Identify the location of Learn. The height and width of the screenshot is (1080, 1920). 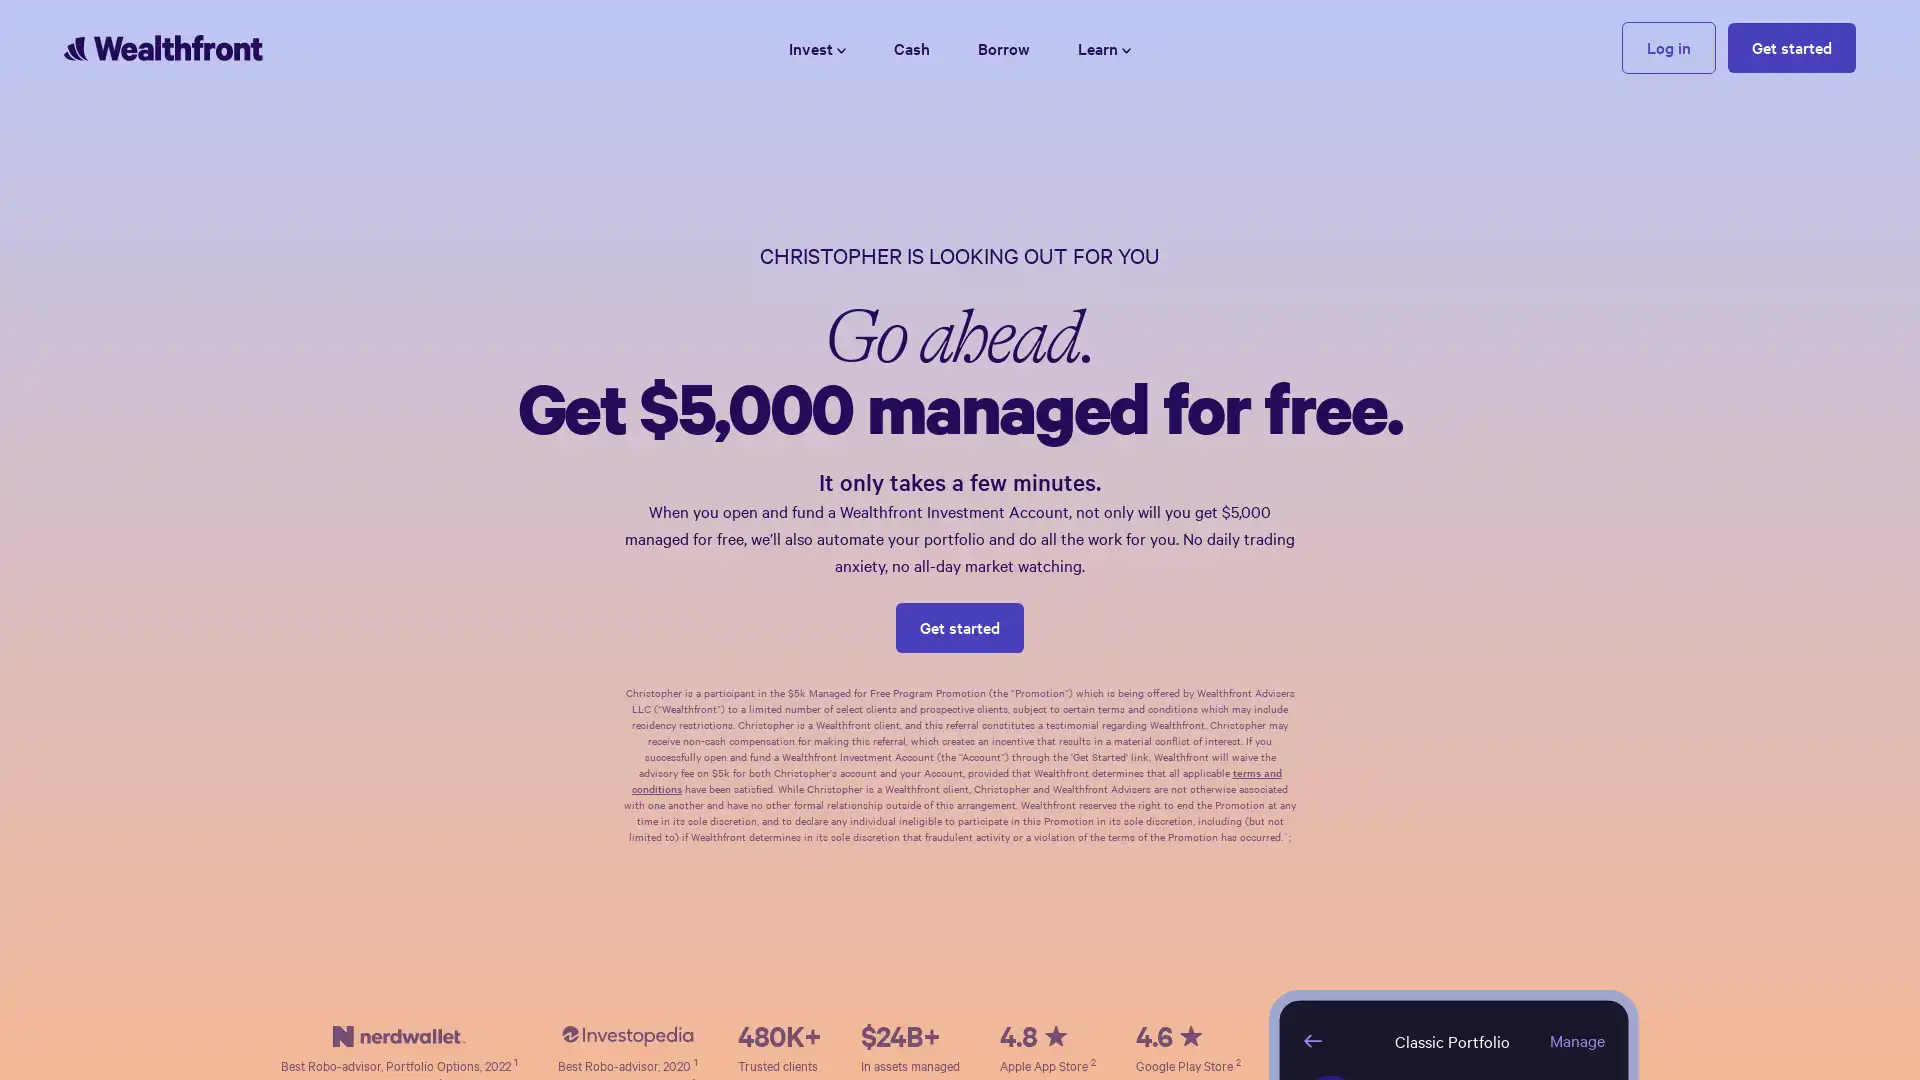
(1103, 46).